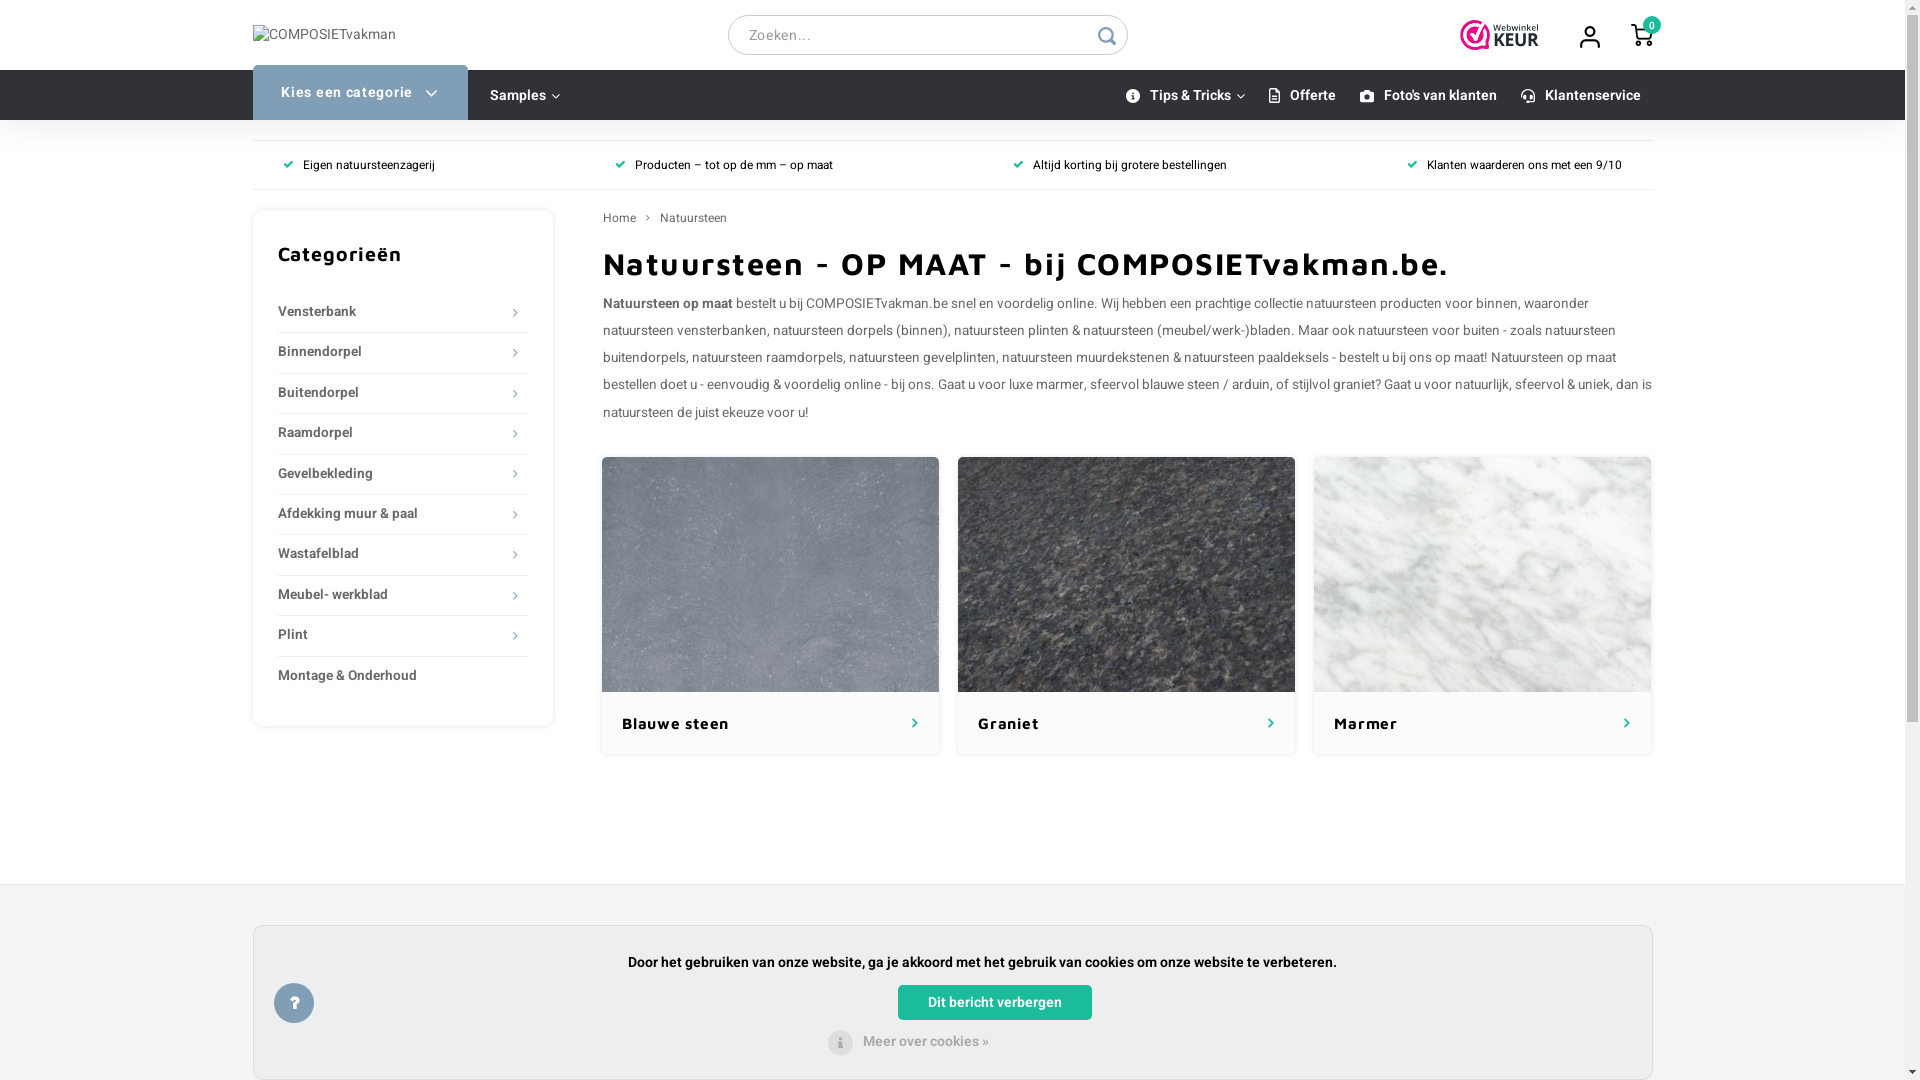 Image resolution: width=1920 pixels, height=1080 pixels. I want to click on 'Graniet', so click(1126, 574).